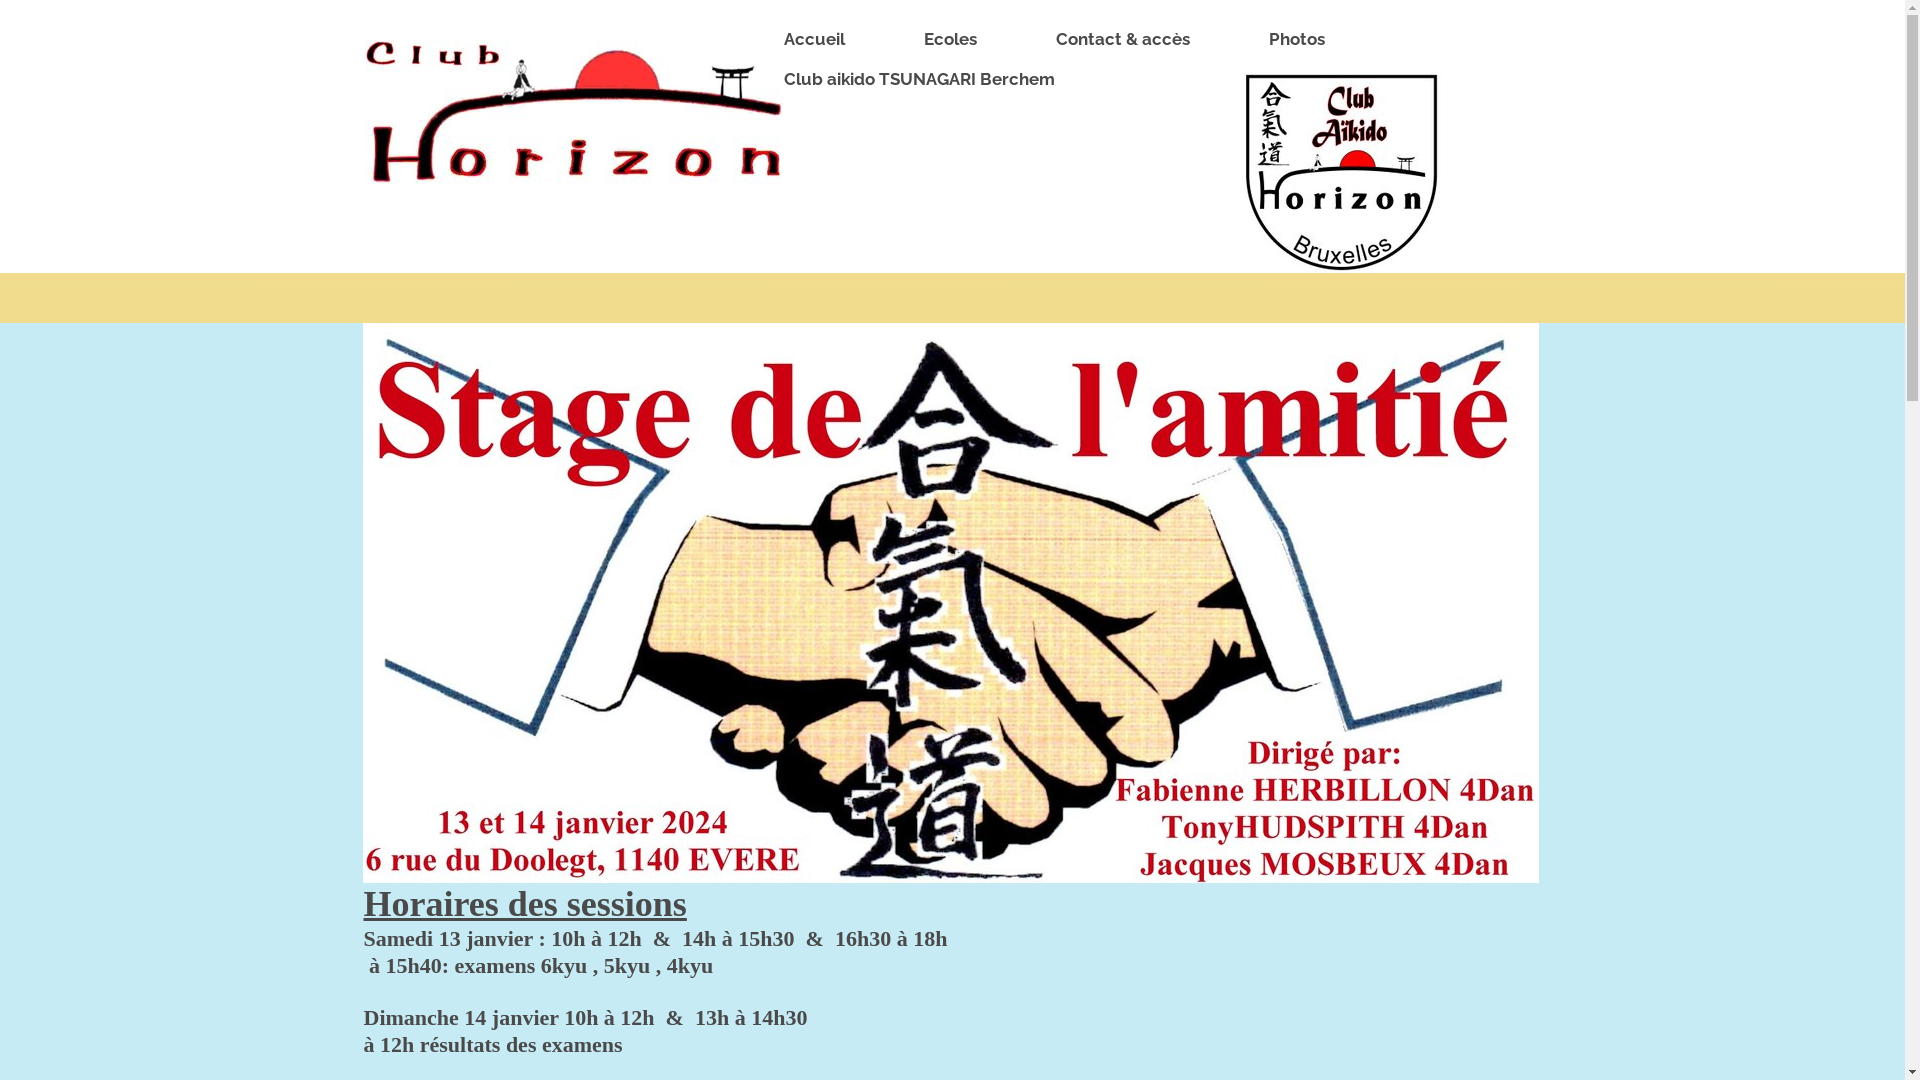 The height and width of the screenshot is (1080, 1920). I want to click on 'Accueil', so click(752, 39).